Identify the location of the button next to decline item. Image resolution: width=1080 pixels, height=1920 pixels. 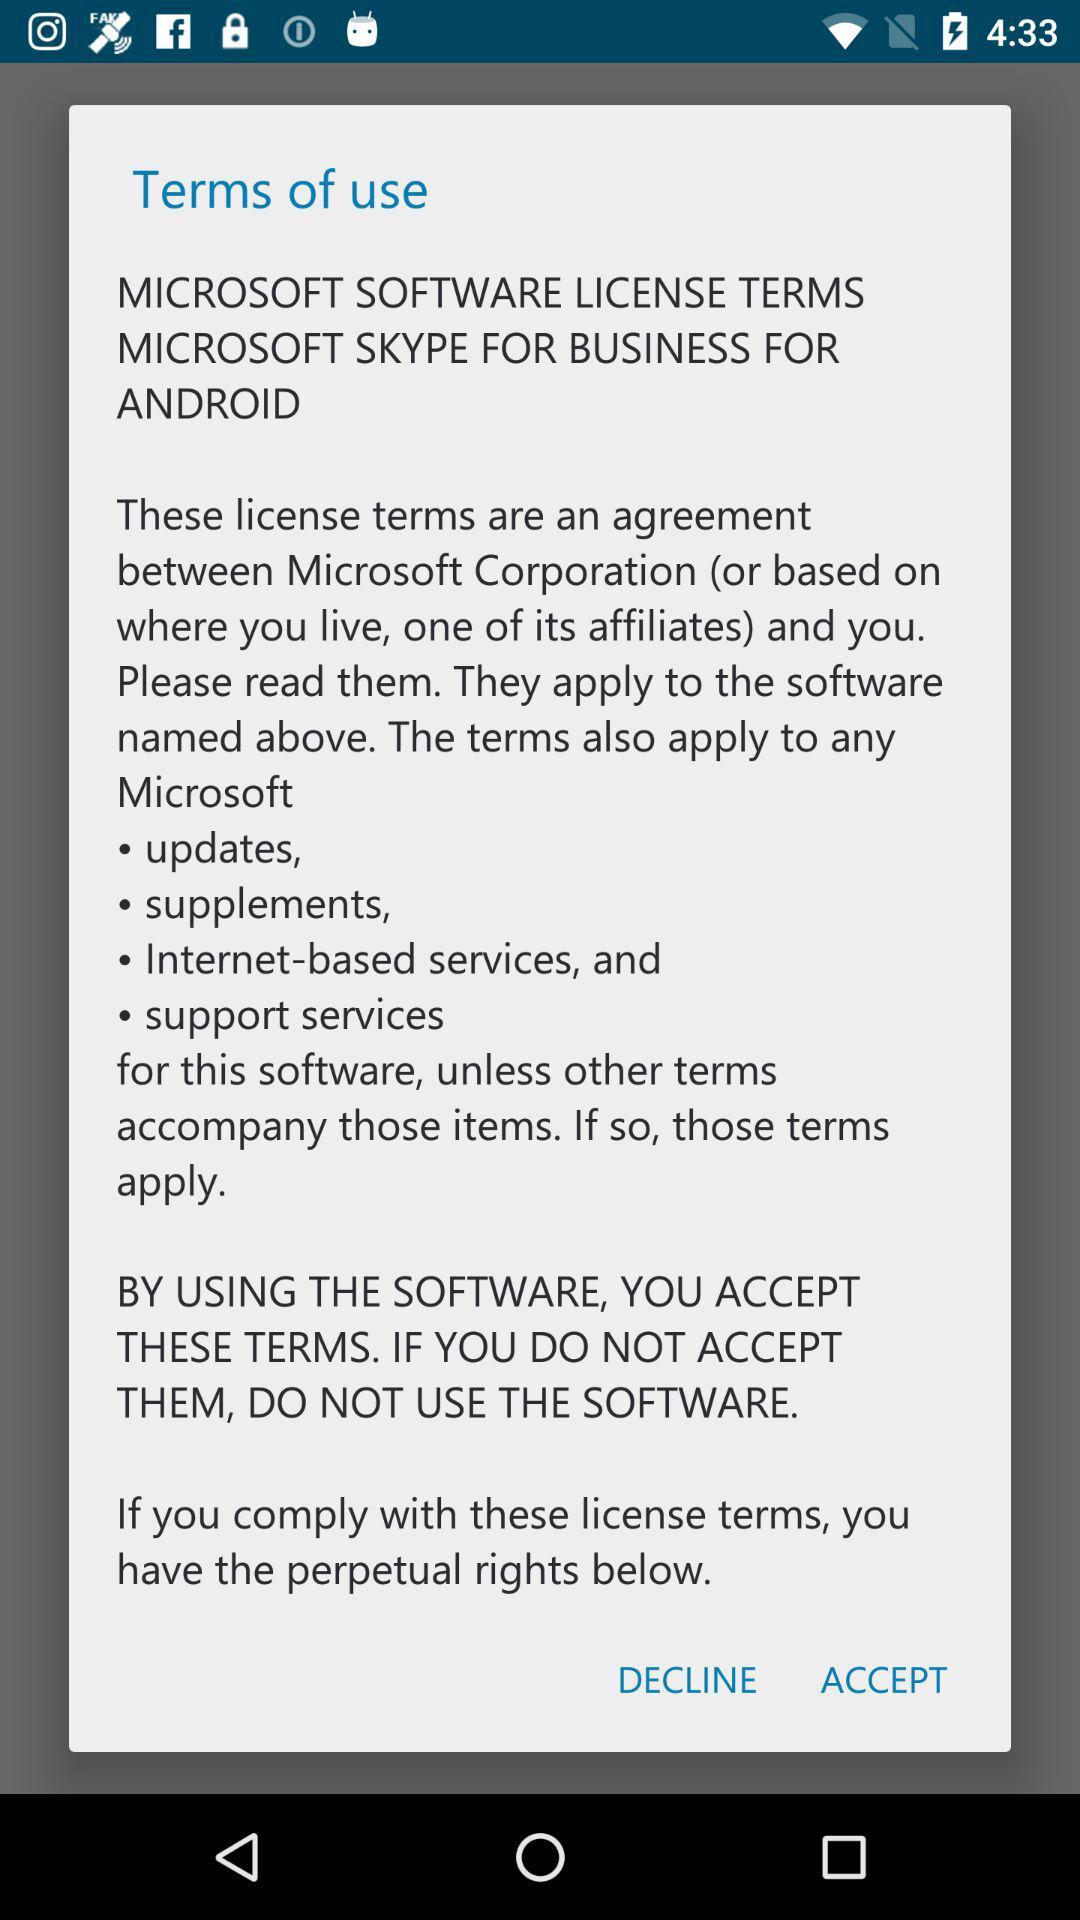
(883, 1678).